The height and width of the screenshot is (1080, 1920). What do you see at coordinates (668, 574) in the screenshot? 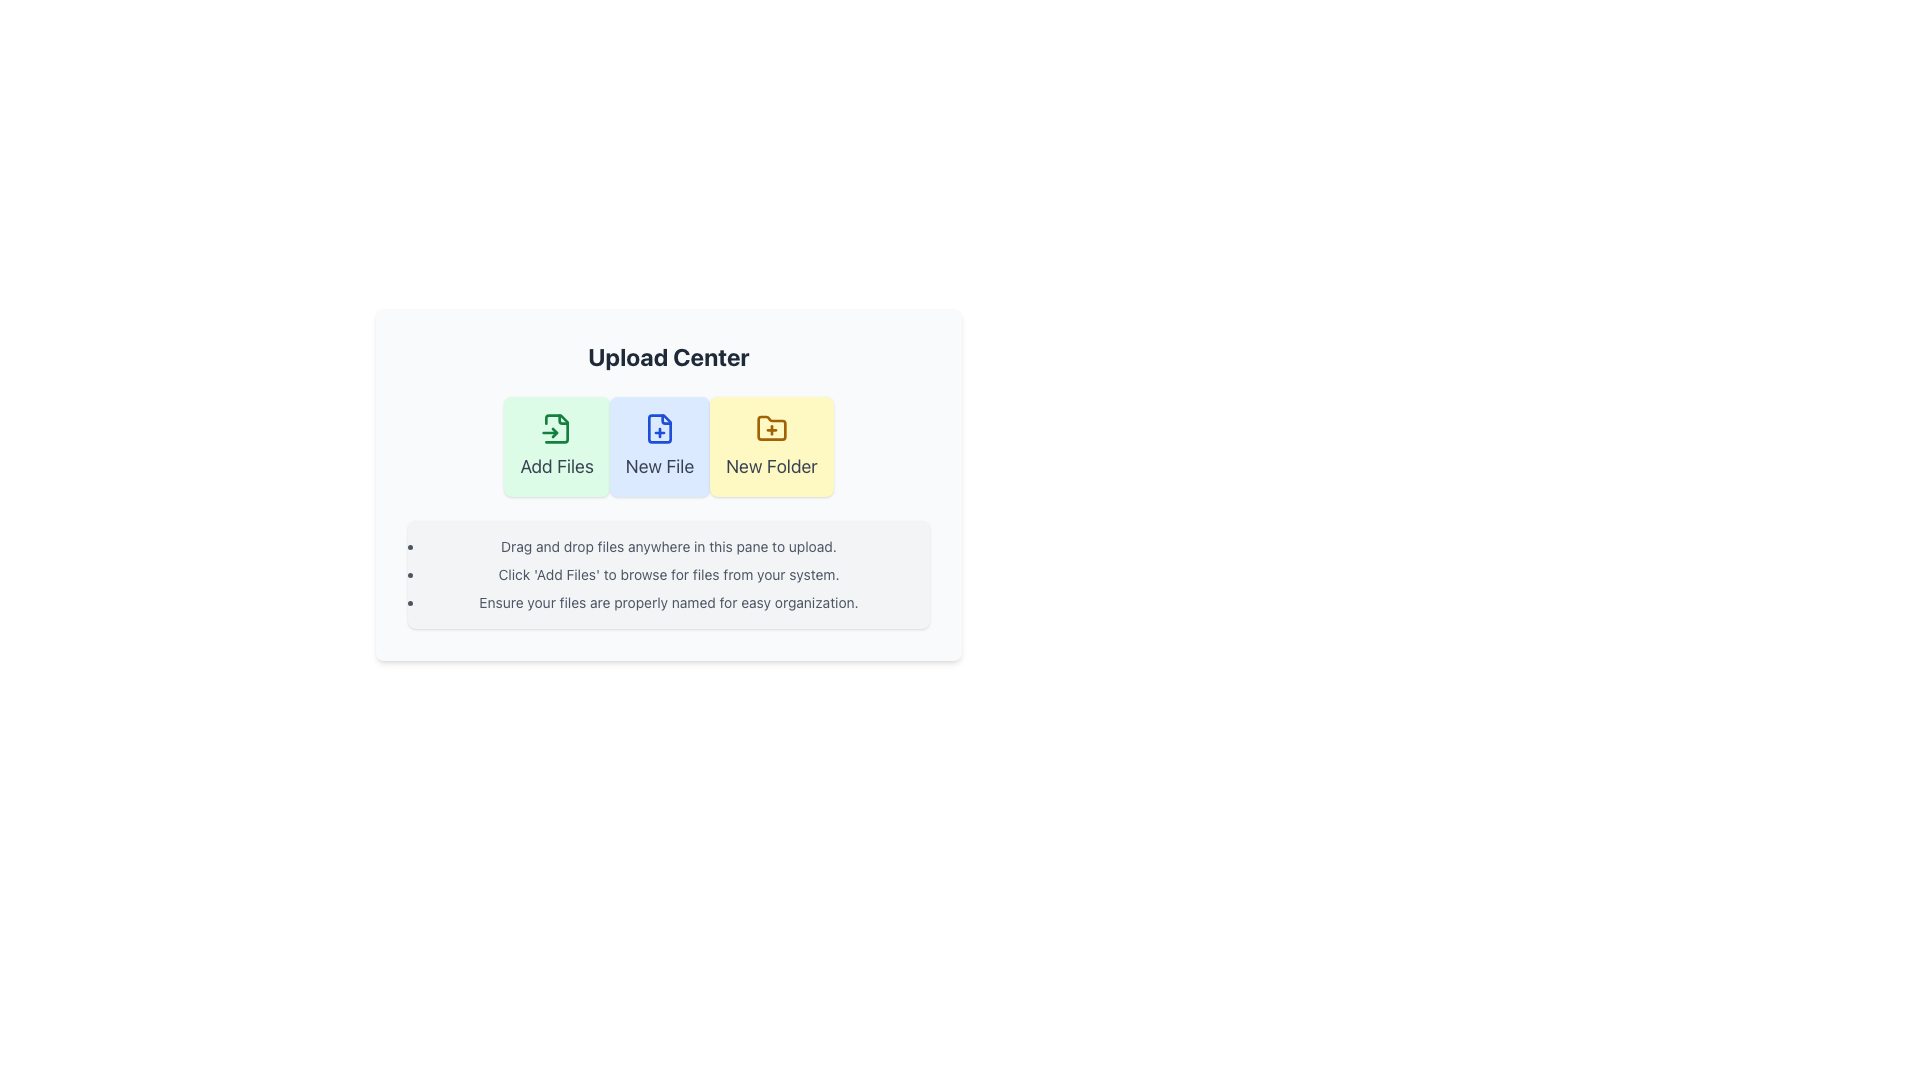
I see `instructions displayed as the text 'Click "Add Files" to browse for files from your system.' which is the second item in a list of three, positioned between two other instructions` at bounding box center [668, 574].